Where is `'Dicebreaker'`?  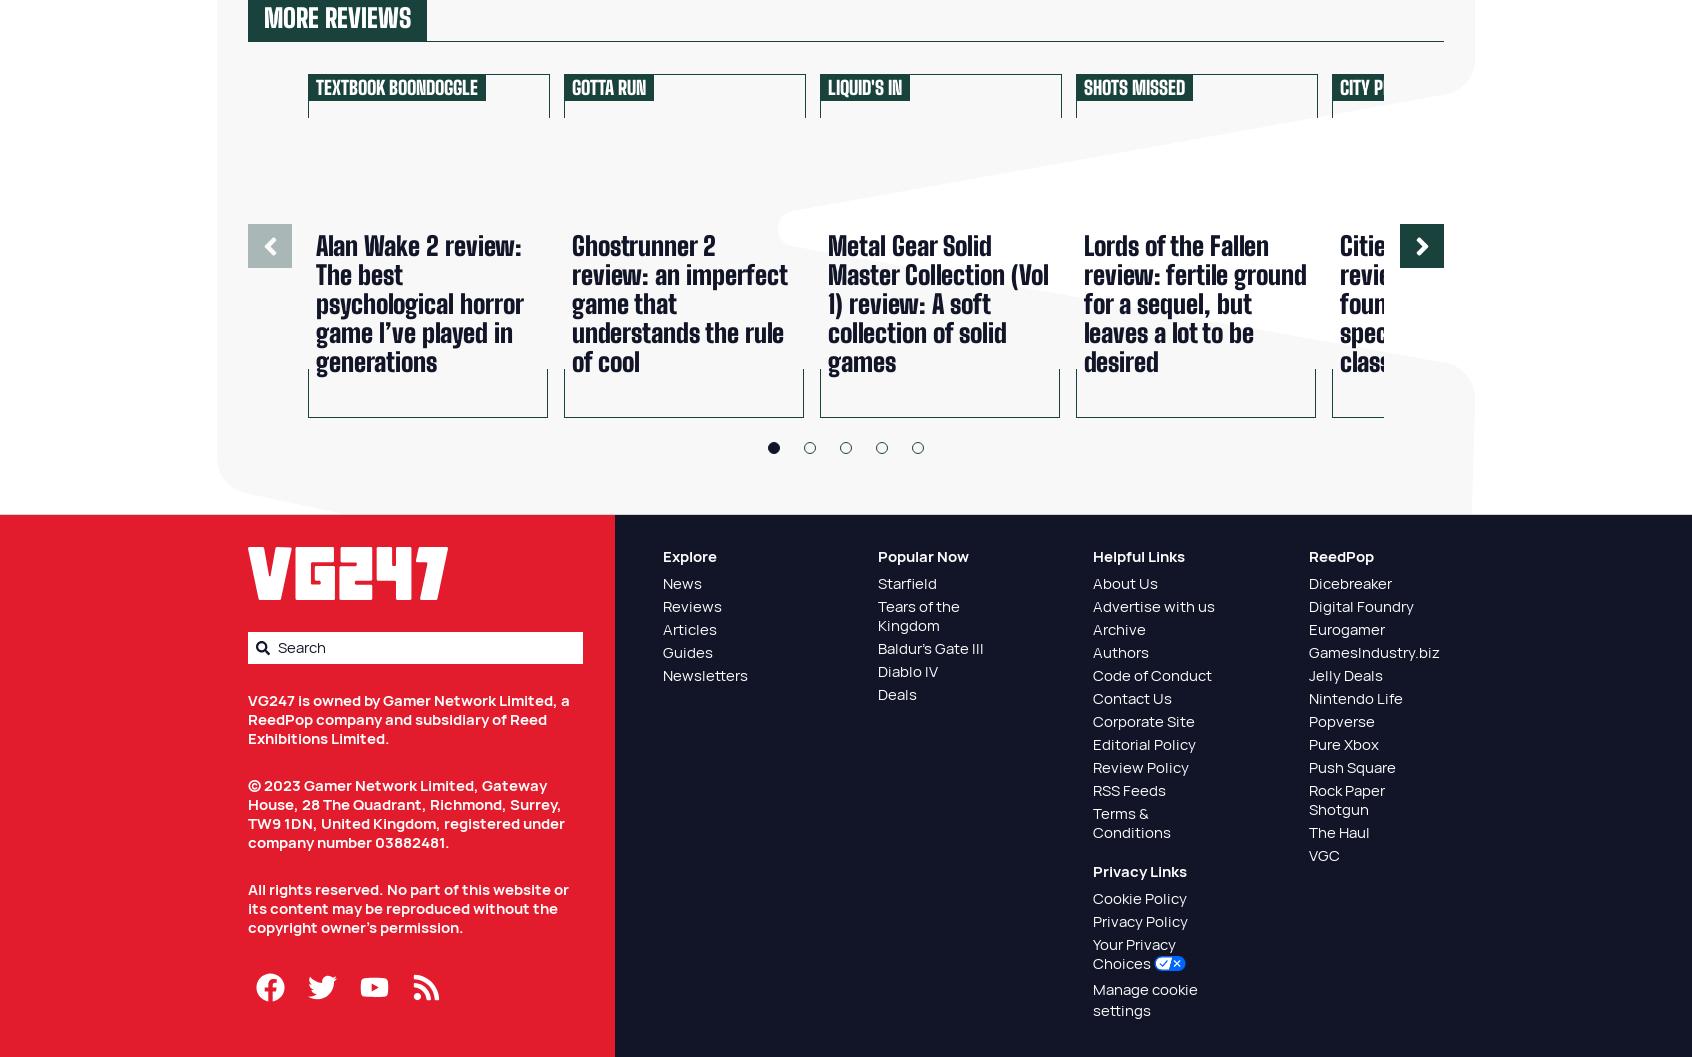
'Dicebreaker' is located at coordinates (1349, 582).